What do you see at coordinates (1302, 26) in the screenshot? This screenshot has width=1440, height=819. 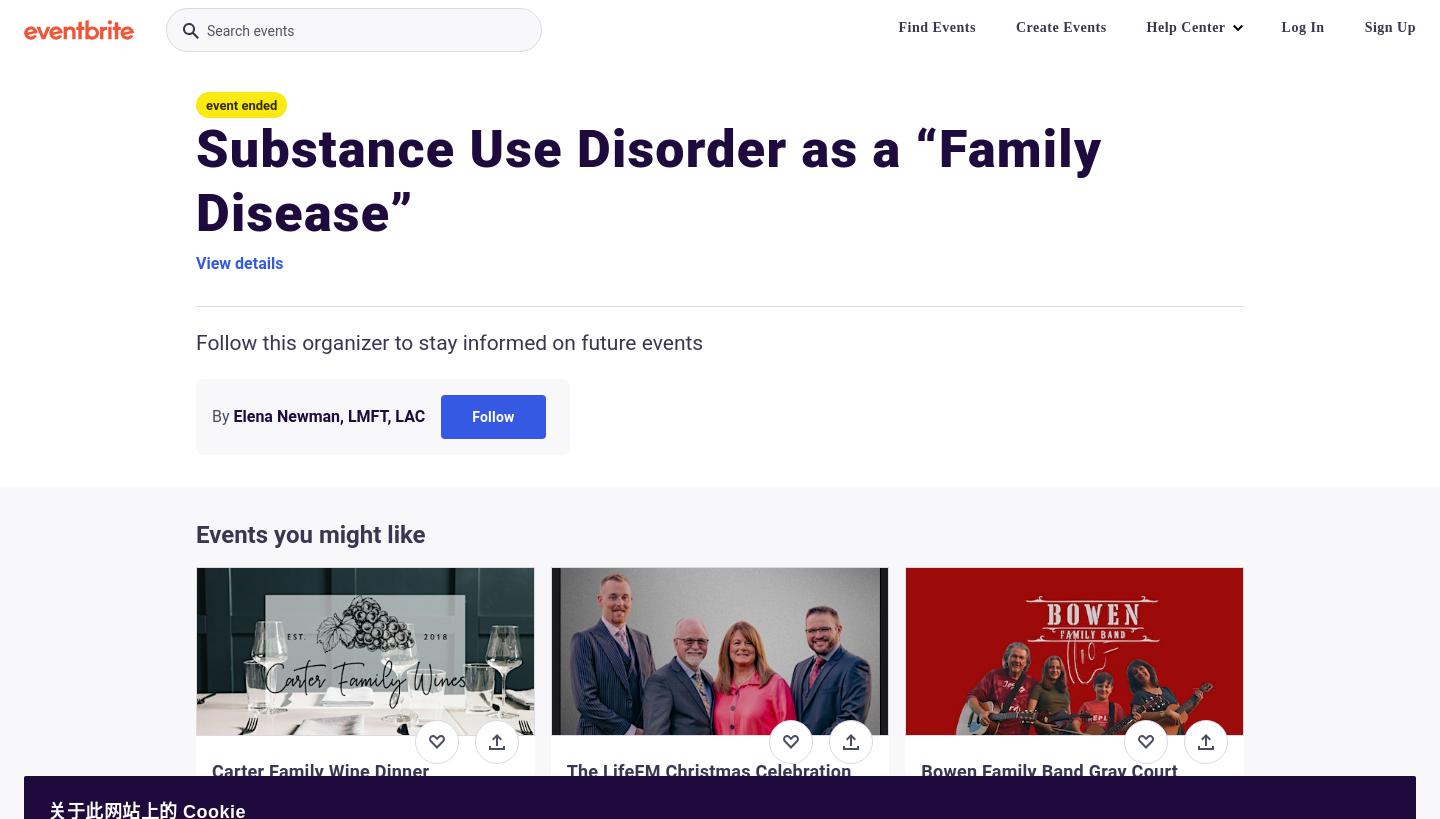 I see `'Log In'` at bounding box center [1302, 26].